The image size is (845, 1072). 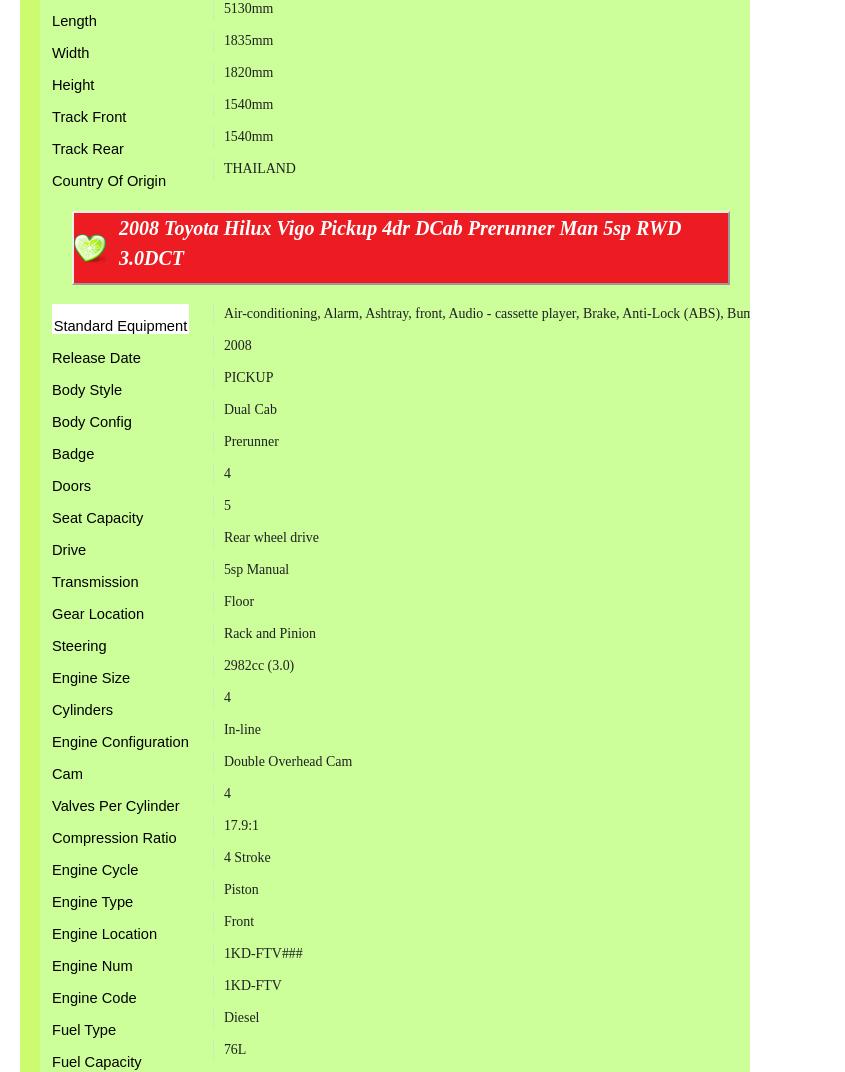 What do you see at coordinates (78, 645) in the screenshot?
I see `'Steering'` at bounding box center [78, 645].